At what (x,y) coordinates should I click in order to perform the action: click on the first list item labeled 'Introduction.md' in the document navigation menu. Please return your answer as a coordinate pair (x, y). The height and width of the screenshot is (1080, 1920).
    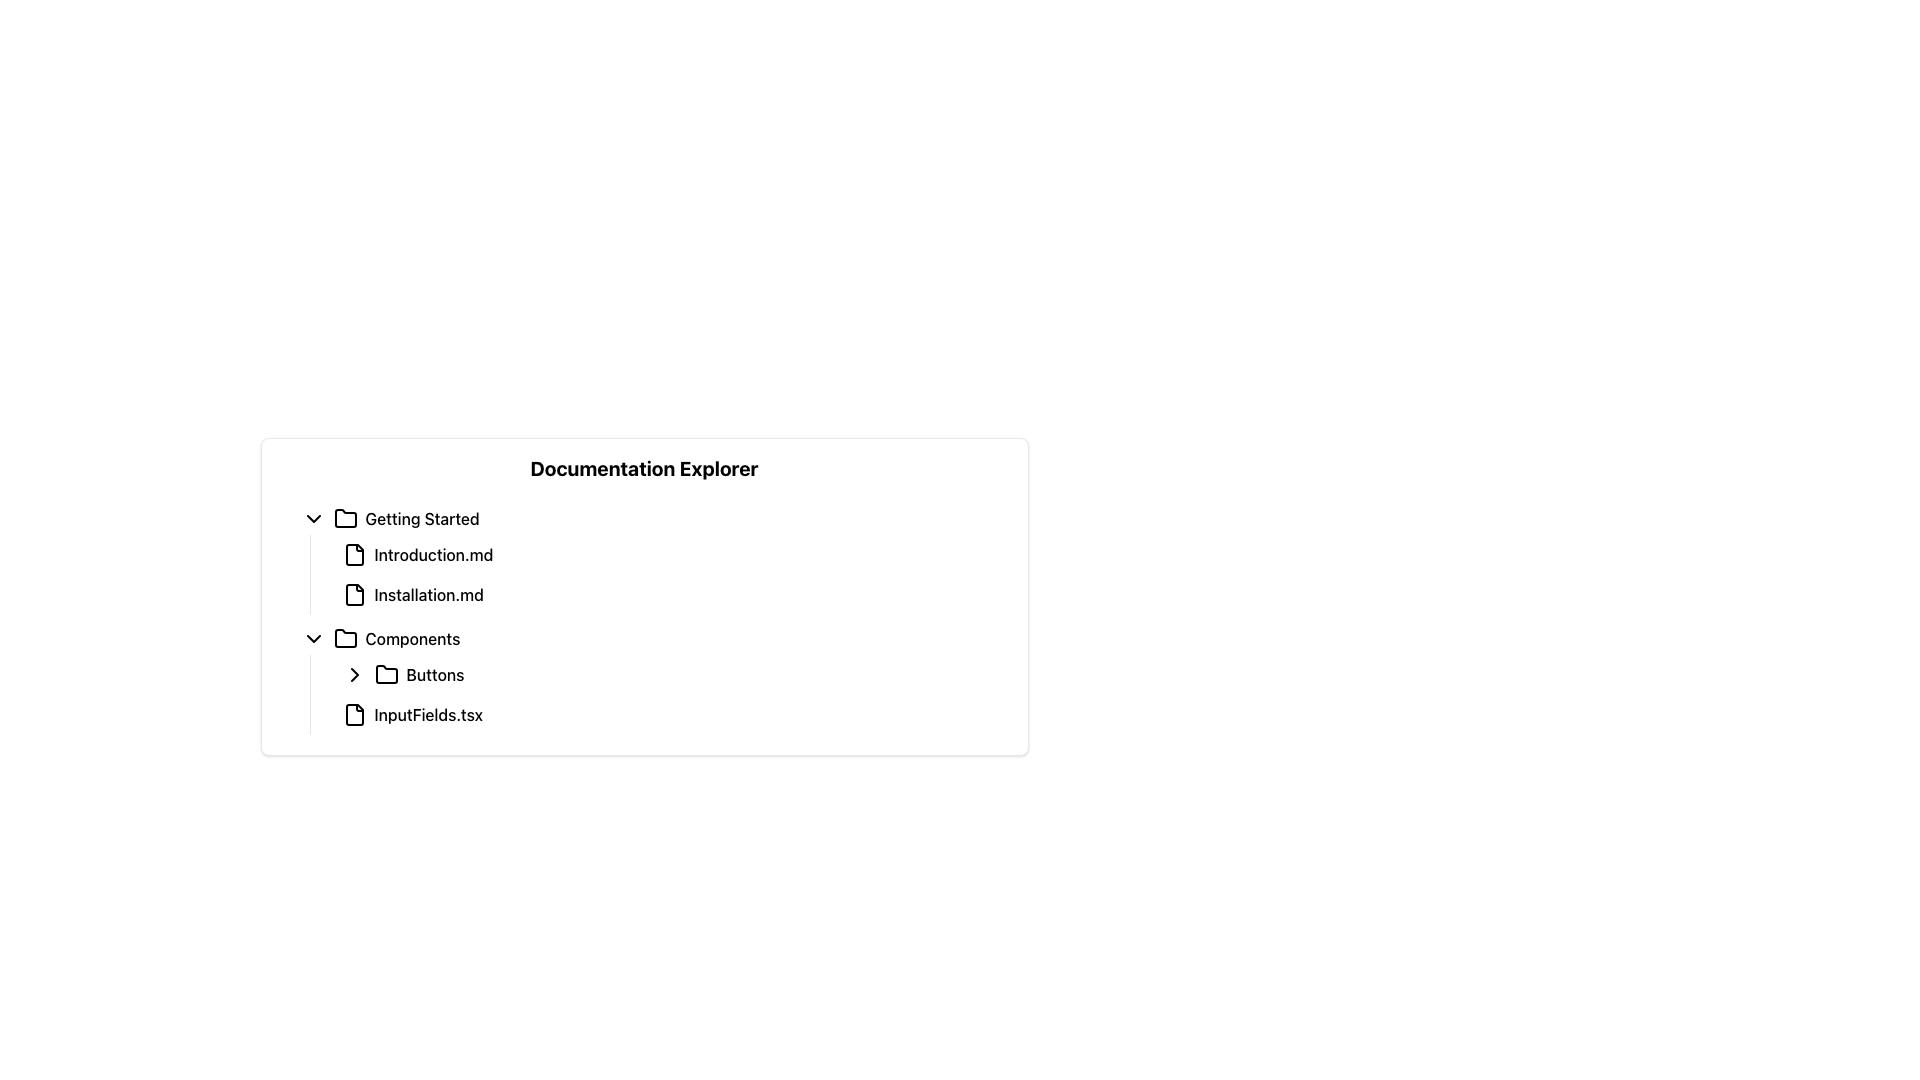
    Looking at the image, I should click on (672, 555).